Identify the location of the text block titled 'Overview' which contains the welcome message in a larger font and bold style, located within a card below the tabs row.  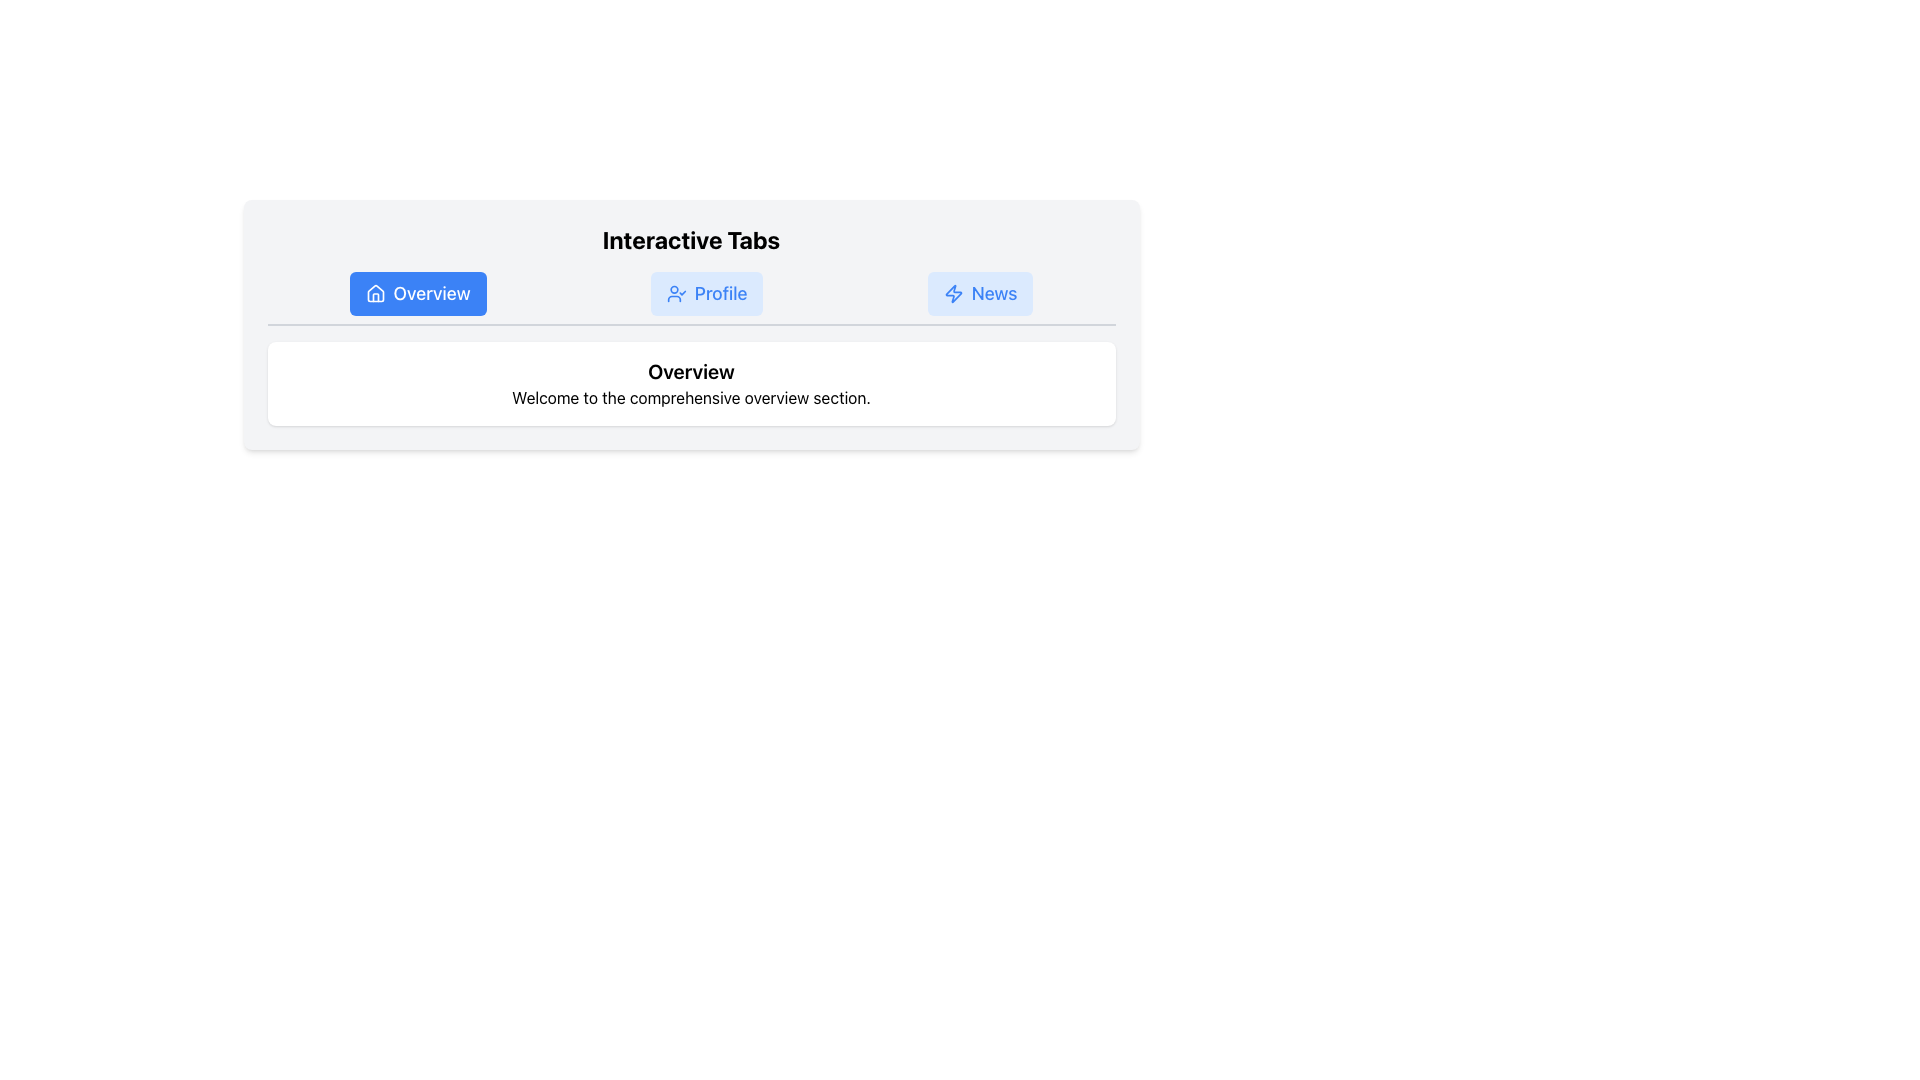
(691, 384).